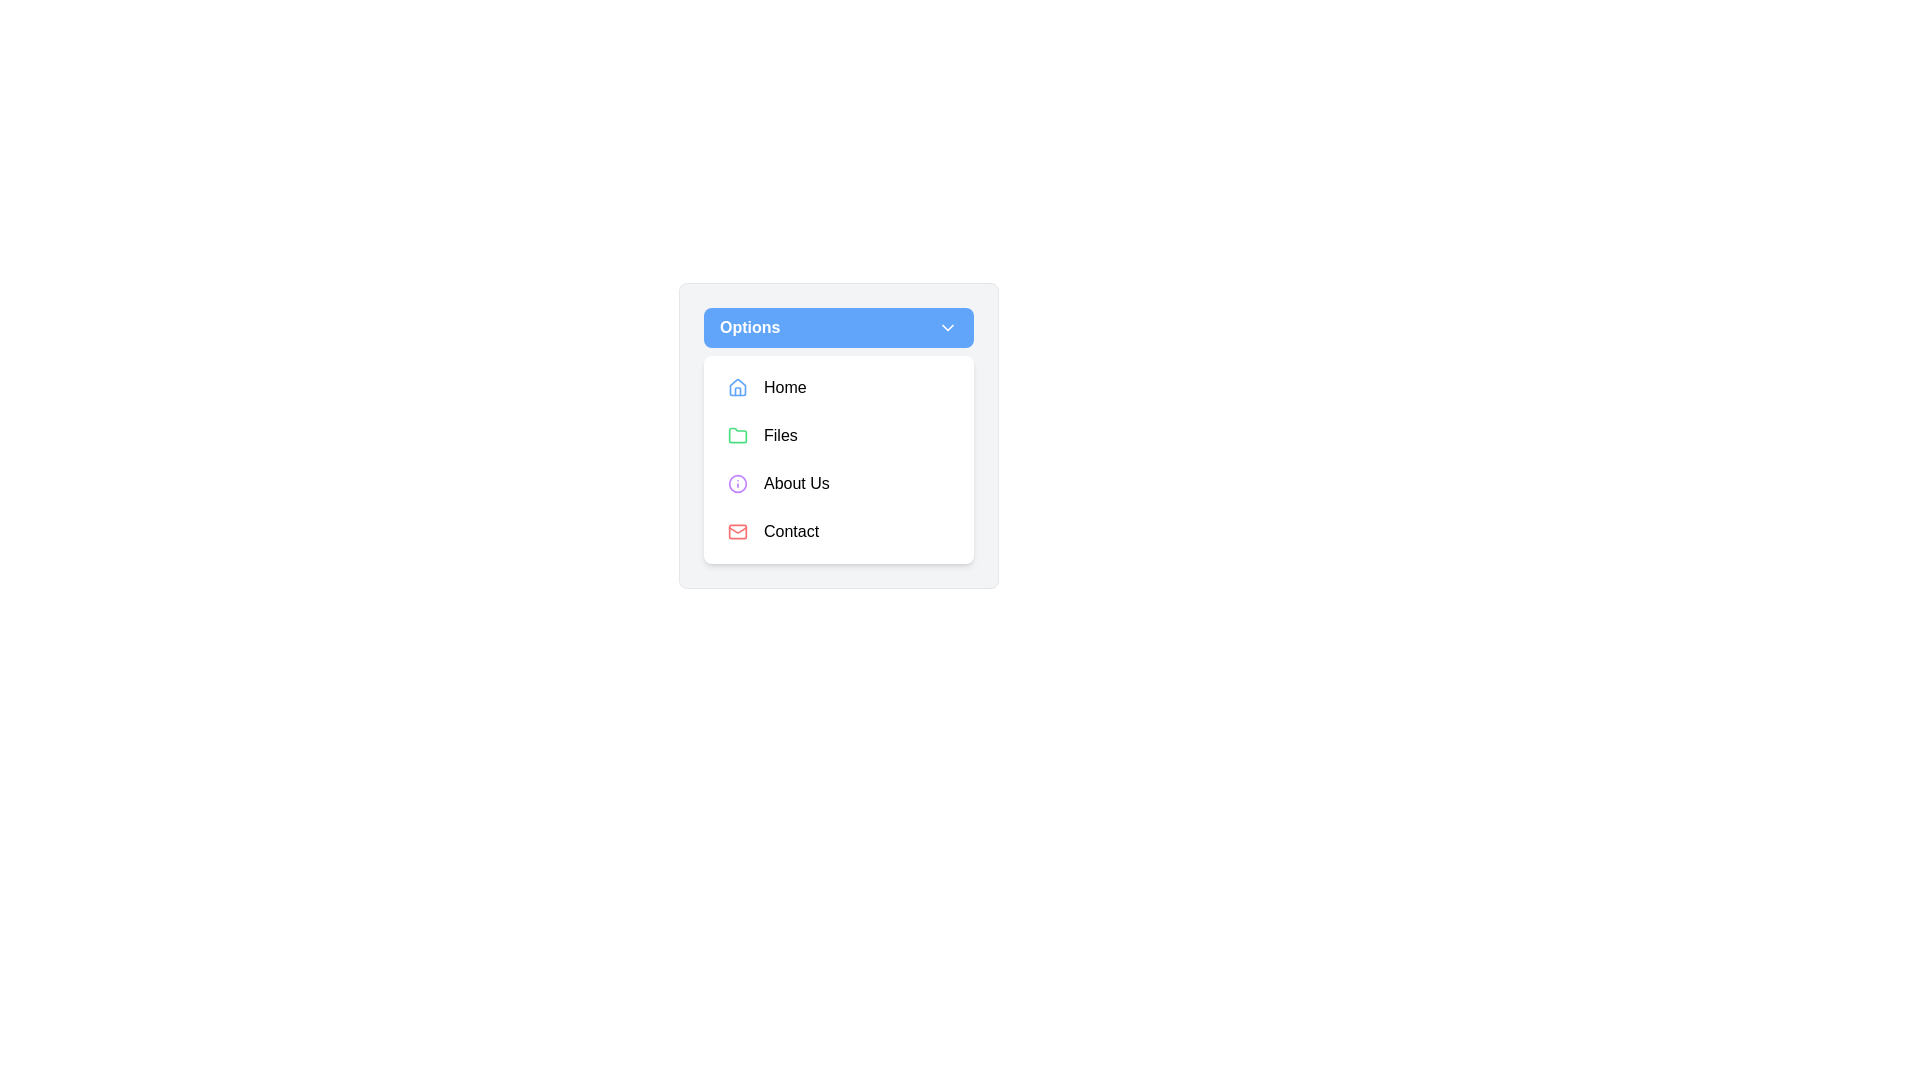  What do you see at coordinates (737, 388) in the screenshot?
I see `the blue house-shaped icon located to the left of the 'Home' text in the dropdown menu under 'Options'` at bounding box center [737, 388].